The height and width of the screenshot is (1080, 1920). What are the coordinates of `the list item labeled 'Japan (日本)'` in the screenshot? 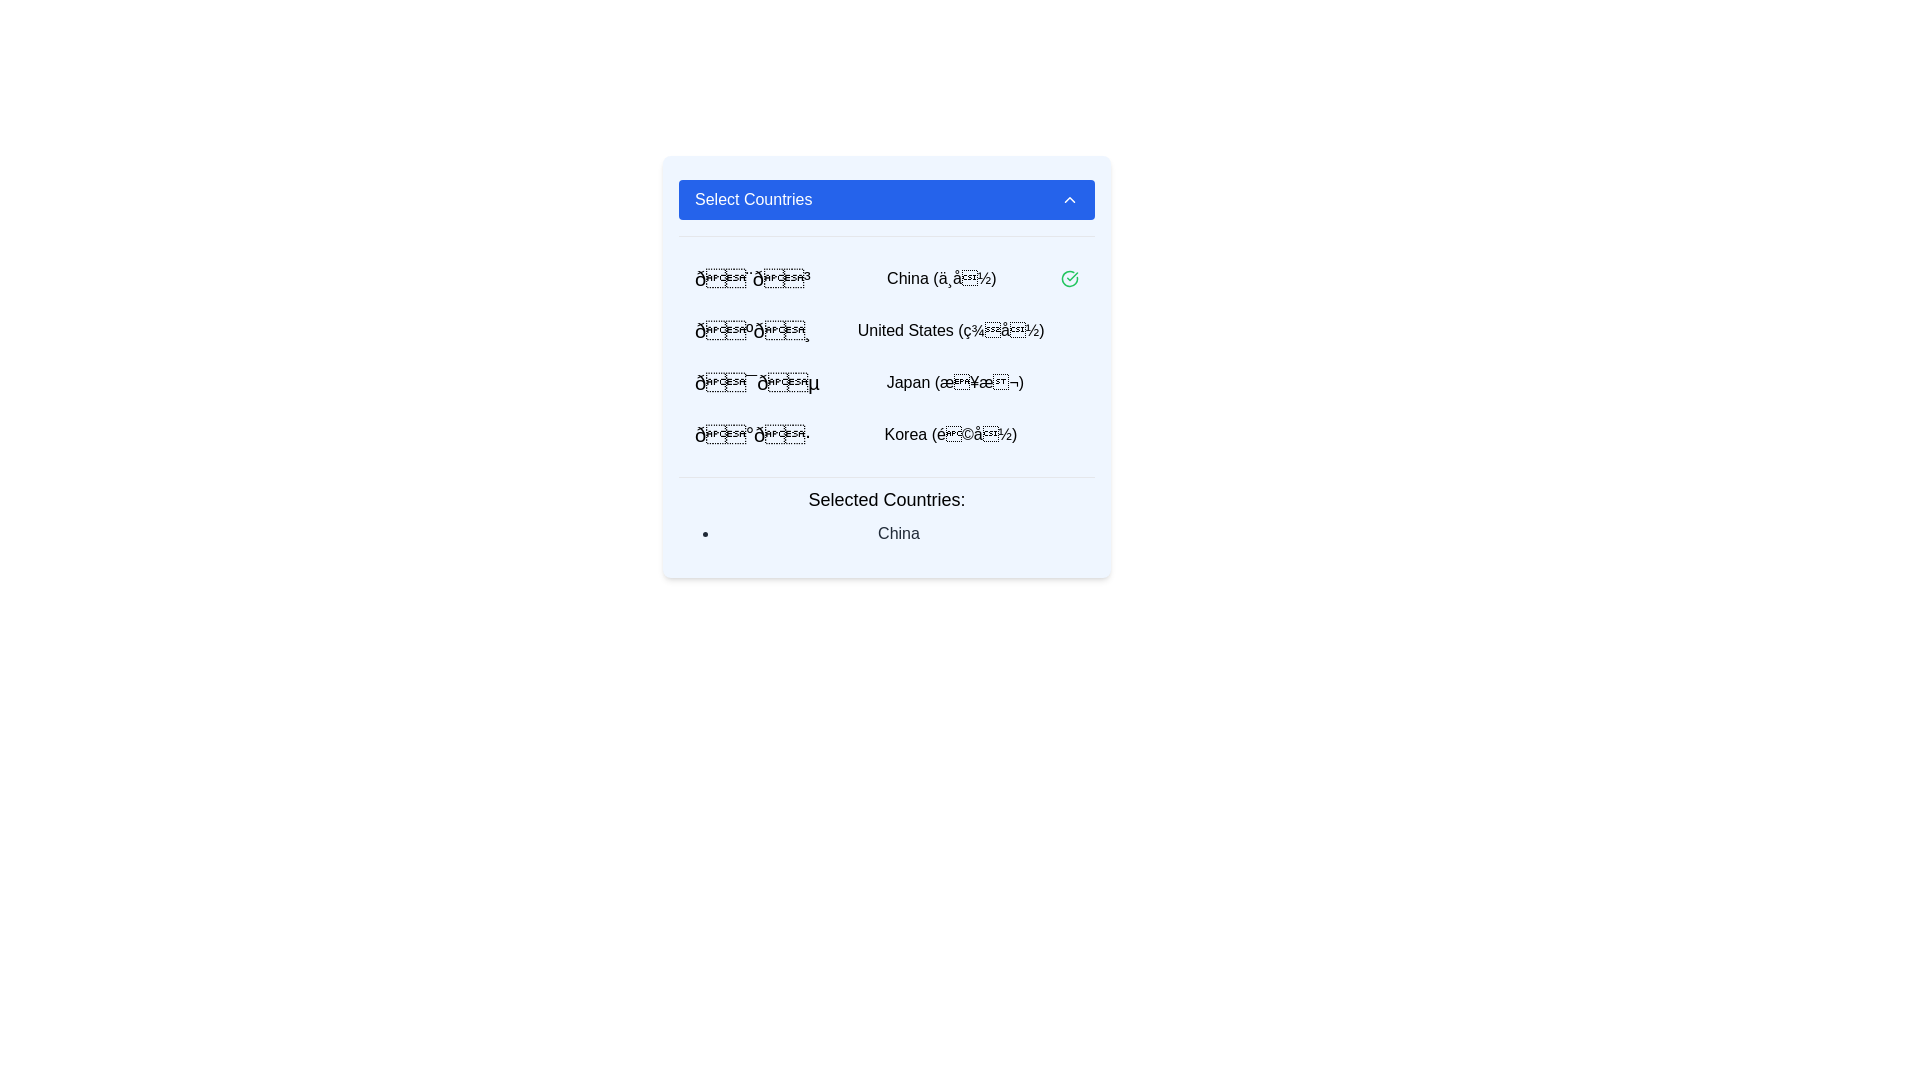 It's located at (886, 394).